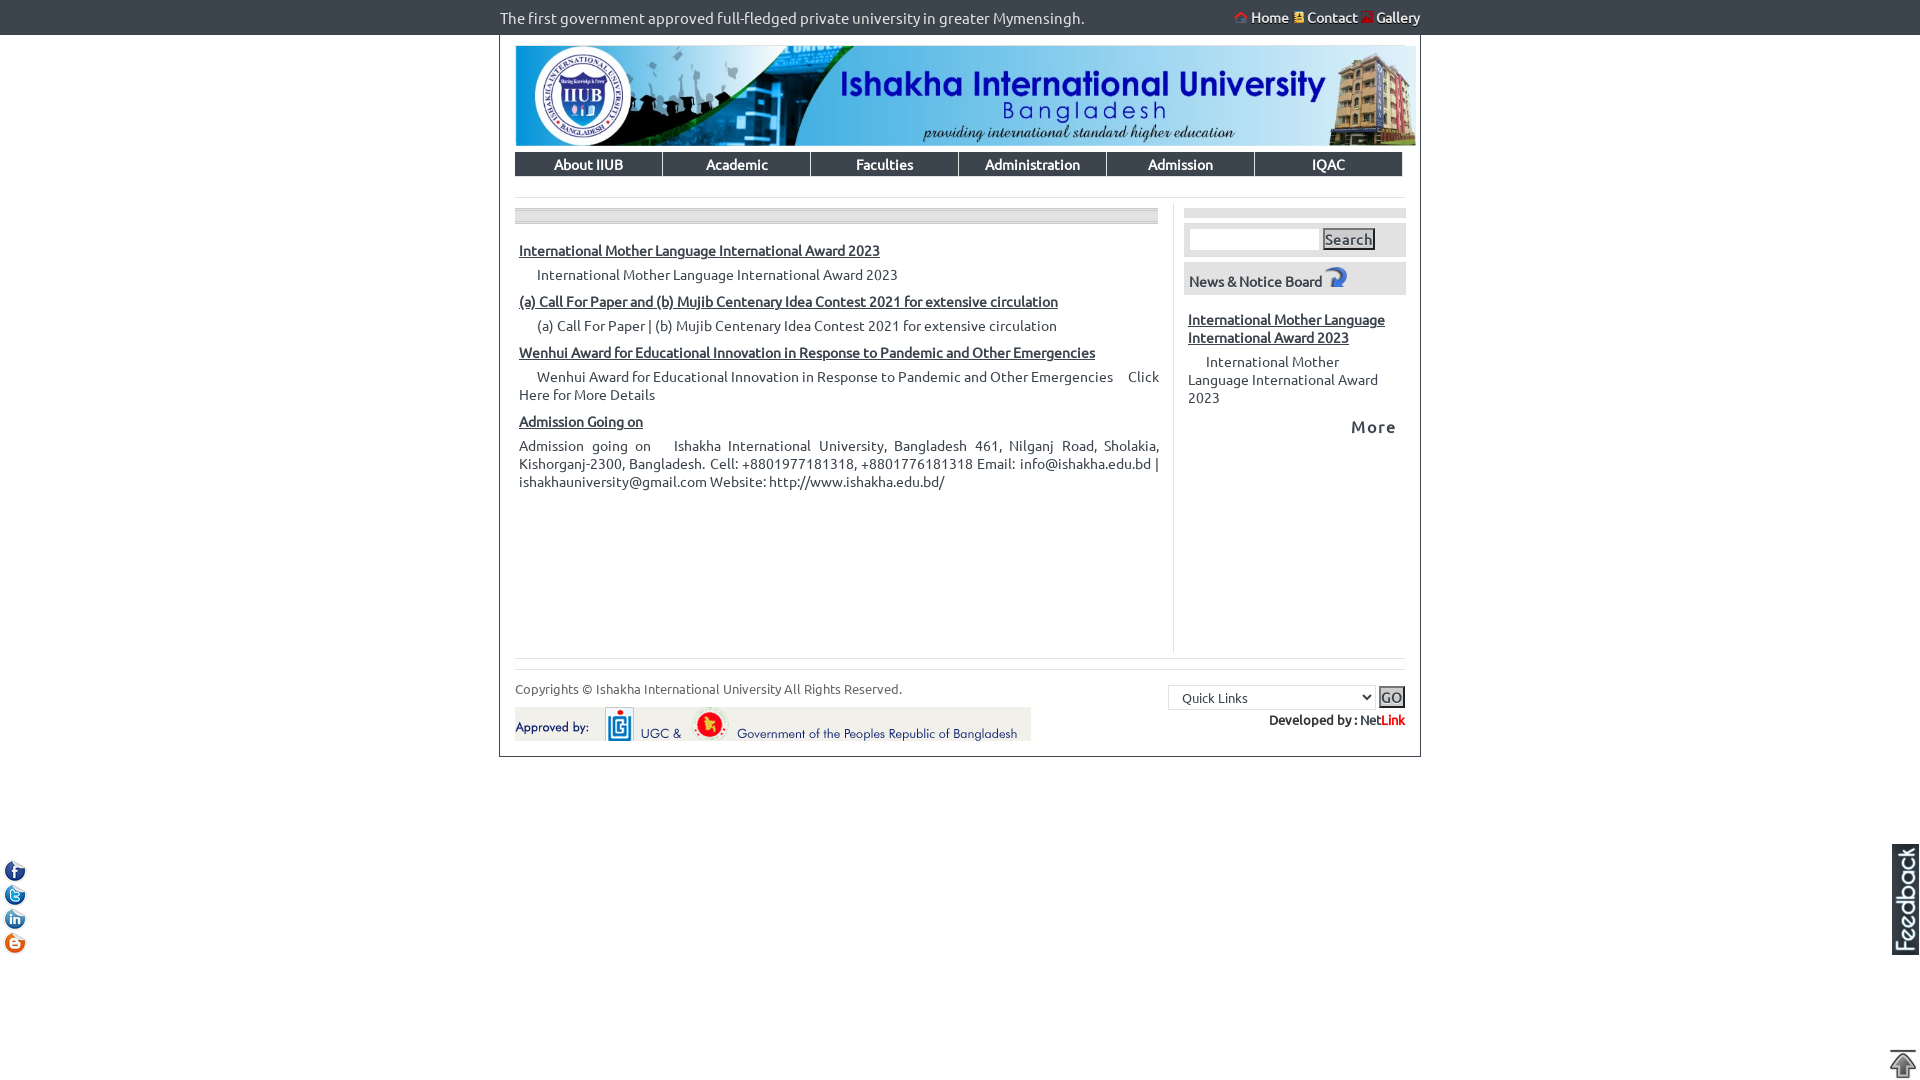  I want to click on 'NetLink', so click(1381, 718).